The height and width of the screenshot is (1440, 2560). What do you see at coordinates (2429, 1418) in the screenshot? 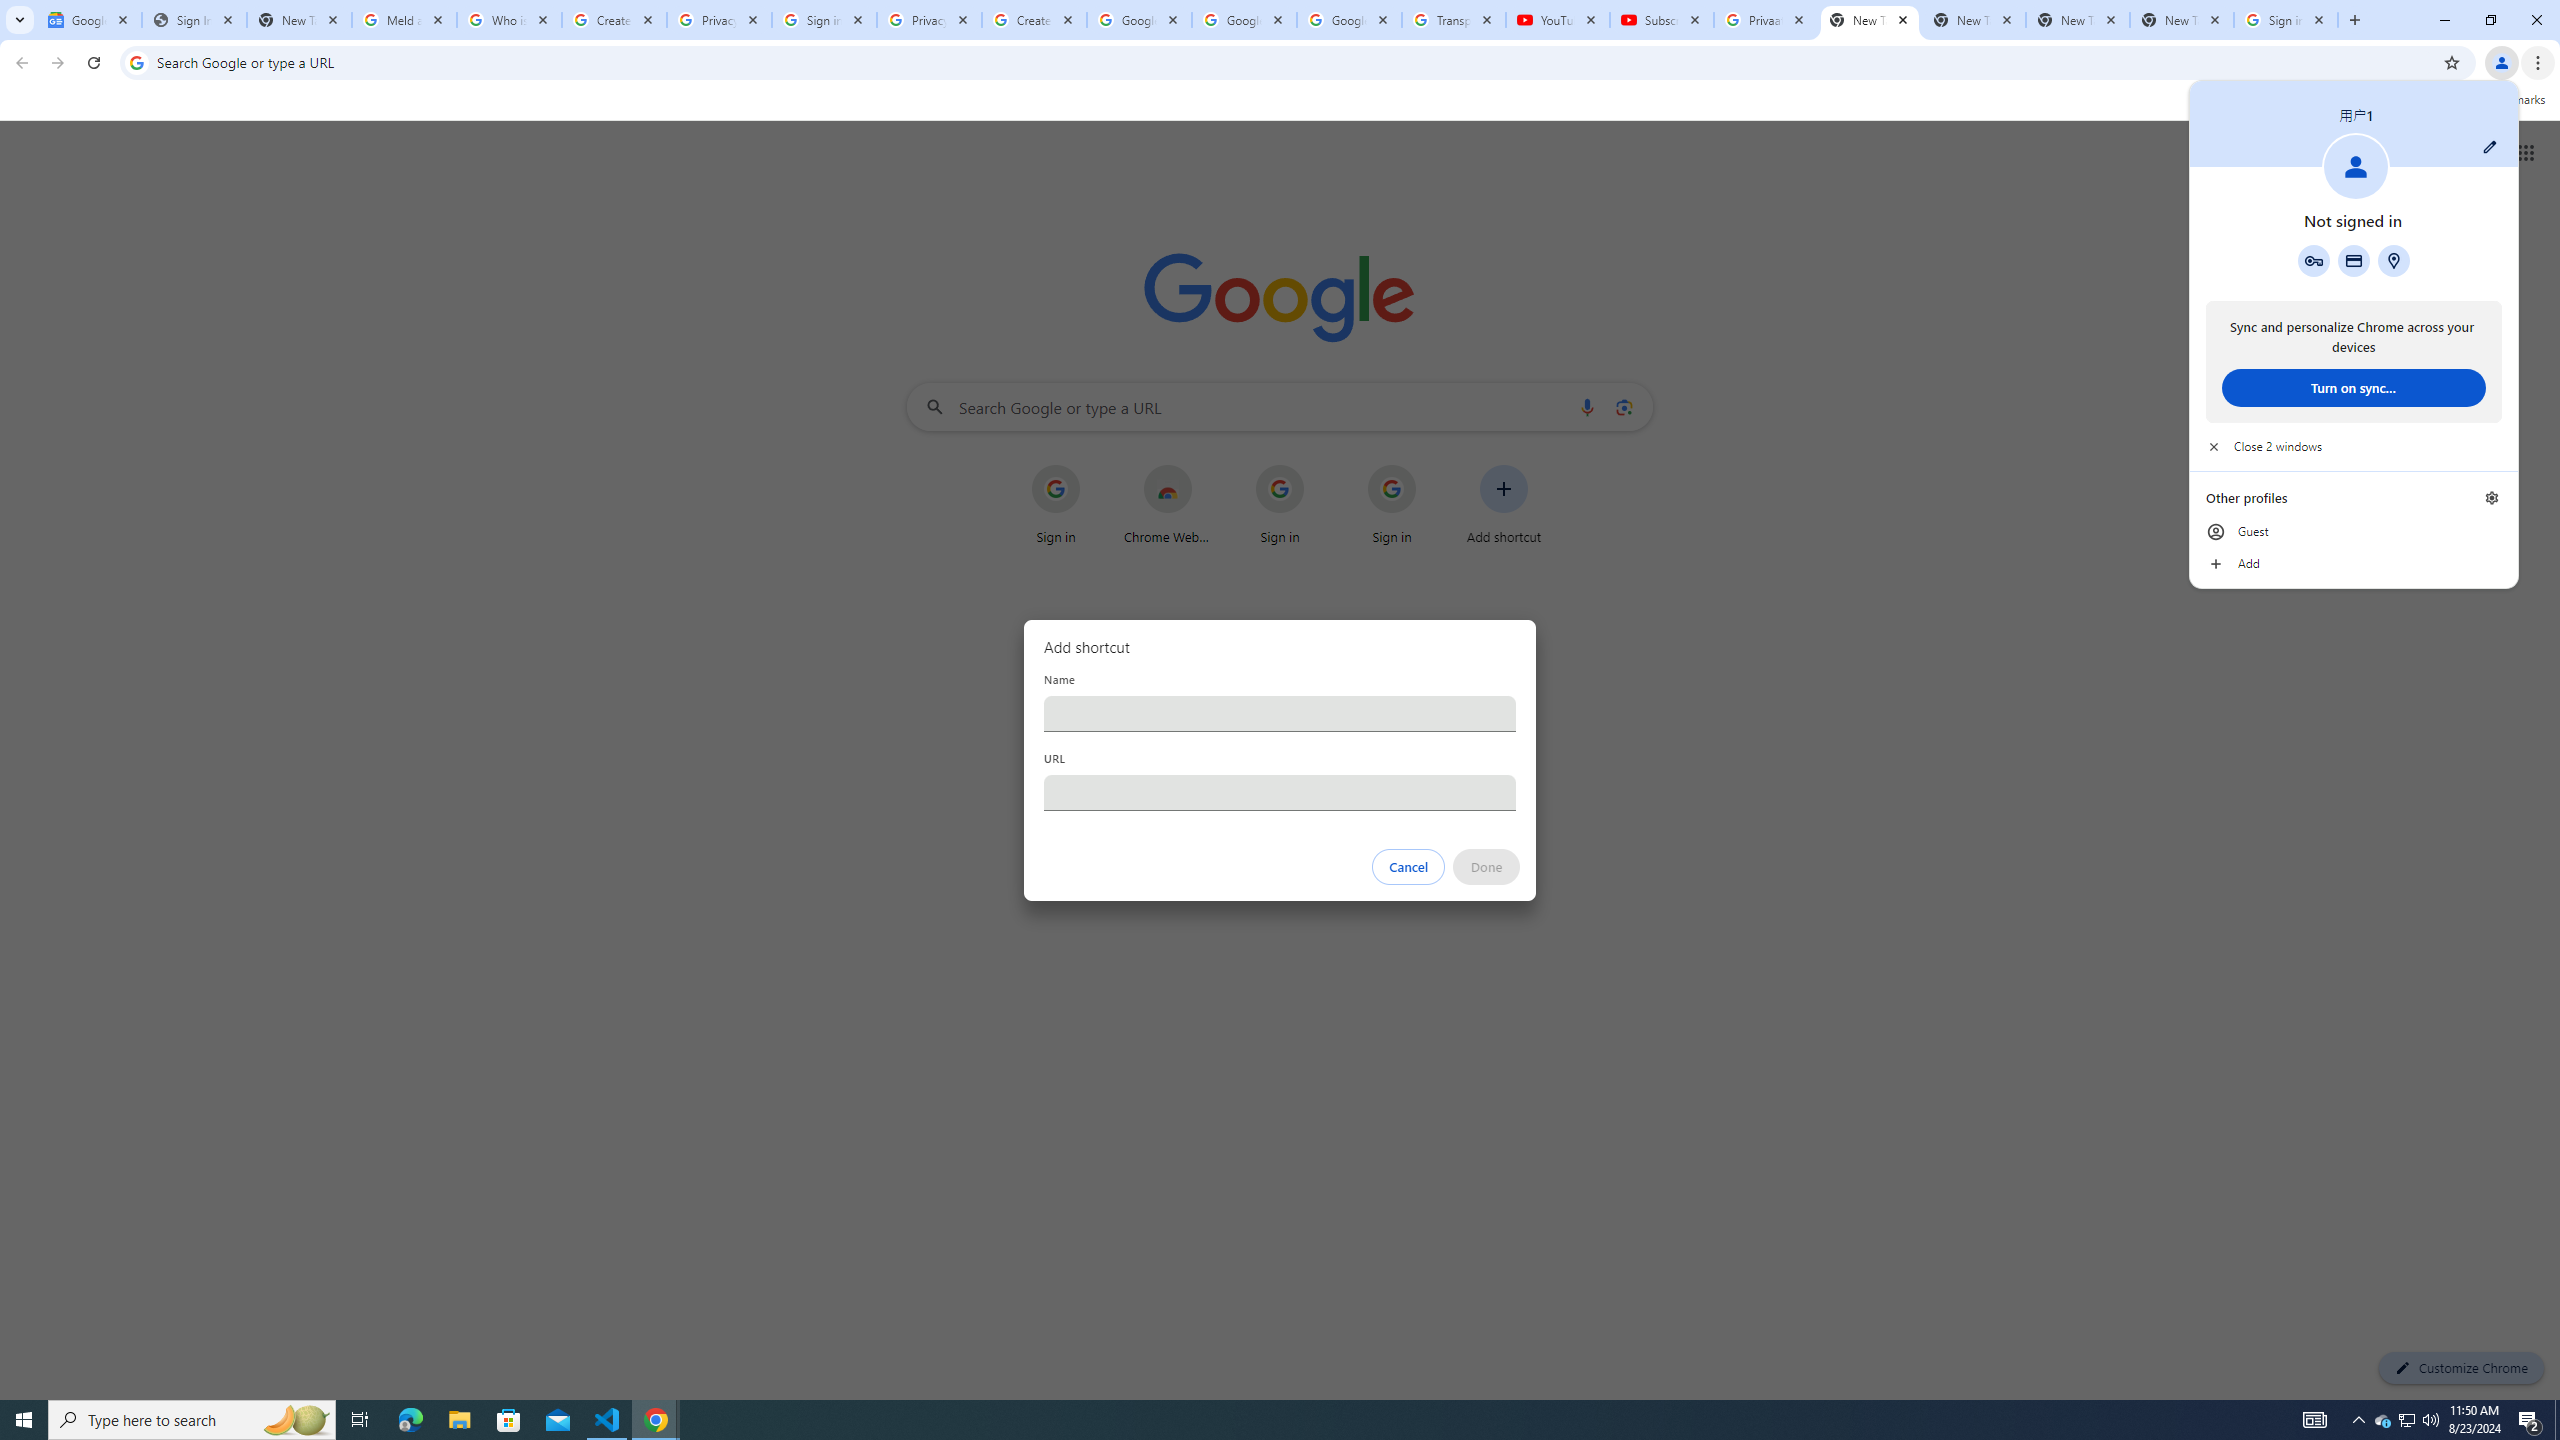
I see `'Q2790: 100%'` at bounding box center [2429, 1418].